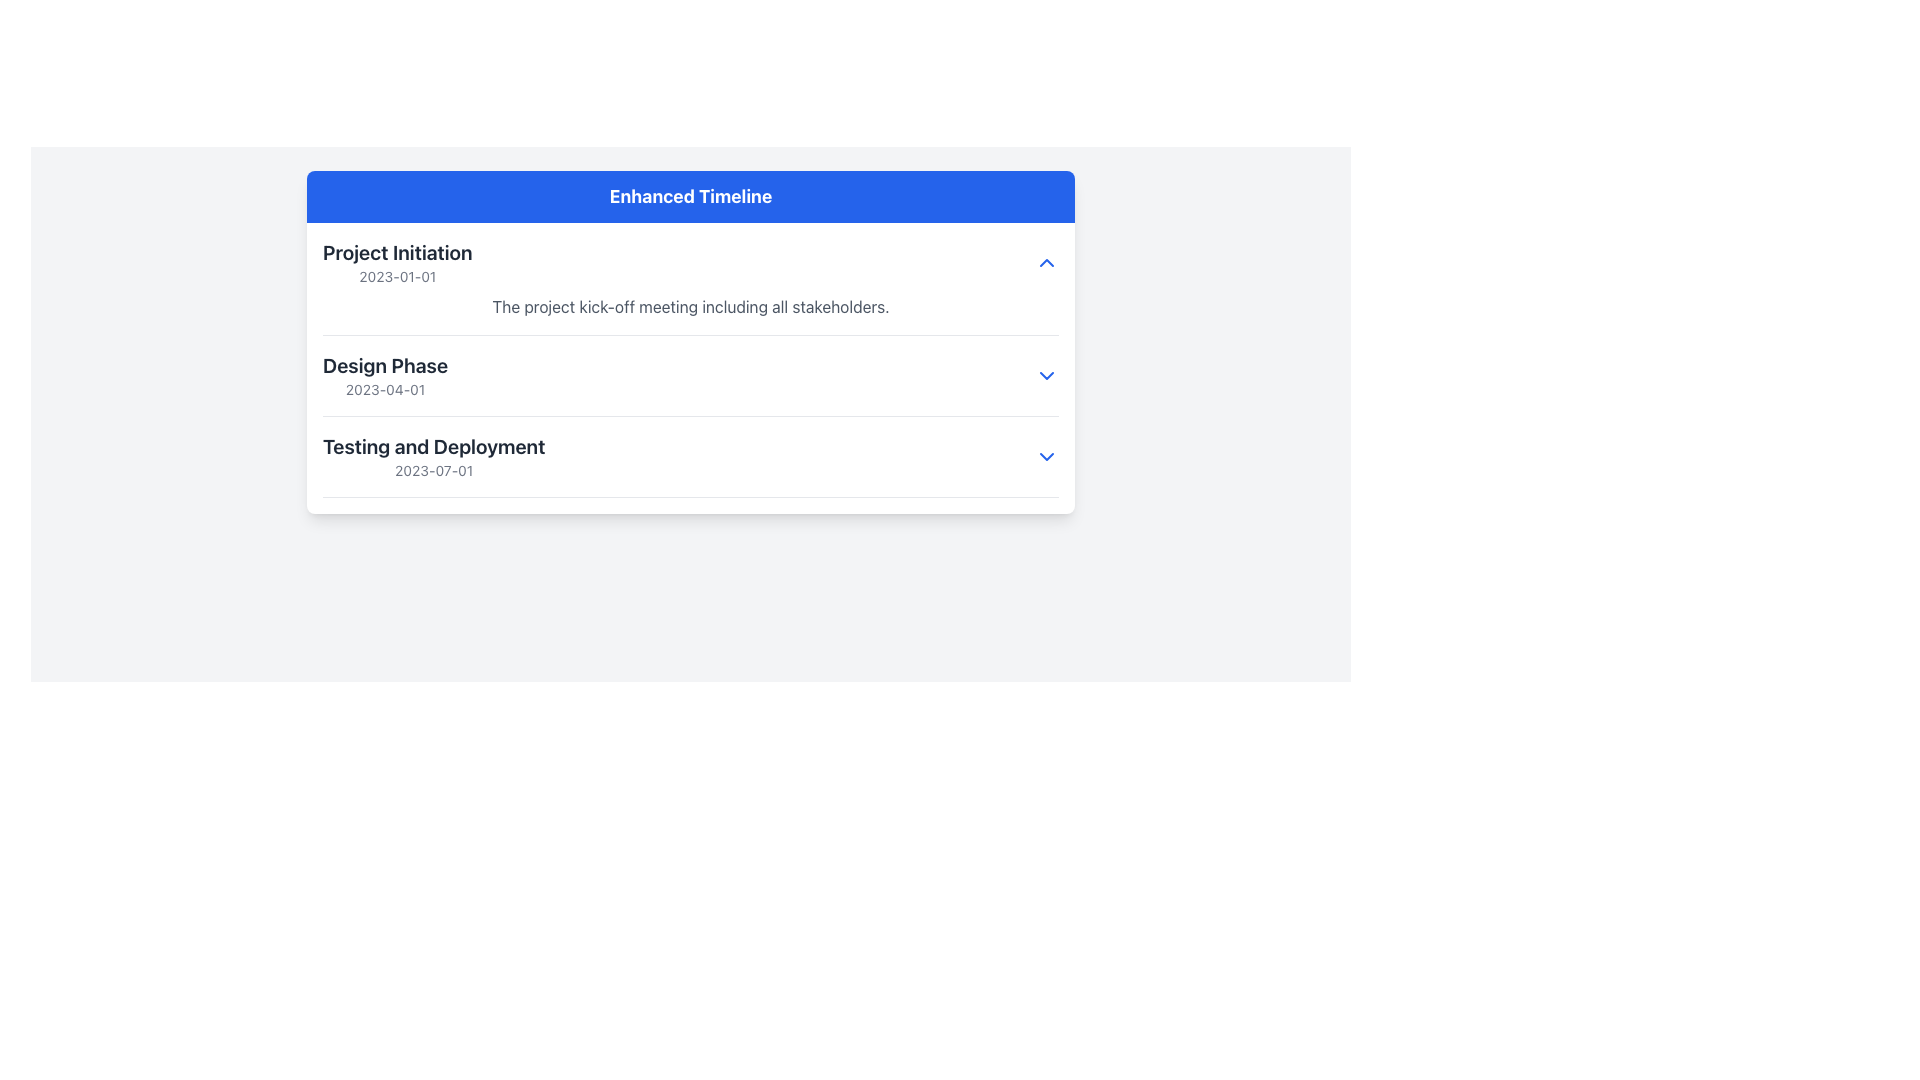  Describe the element at coordinates (397, 261) in the screenshot. I see `the content of the first entry in the 'Enhanced Timeline' list, which includes a title and subtitle format indicating the name of the phase and its date` at that location.